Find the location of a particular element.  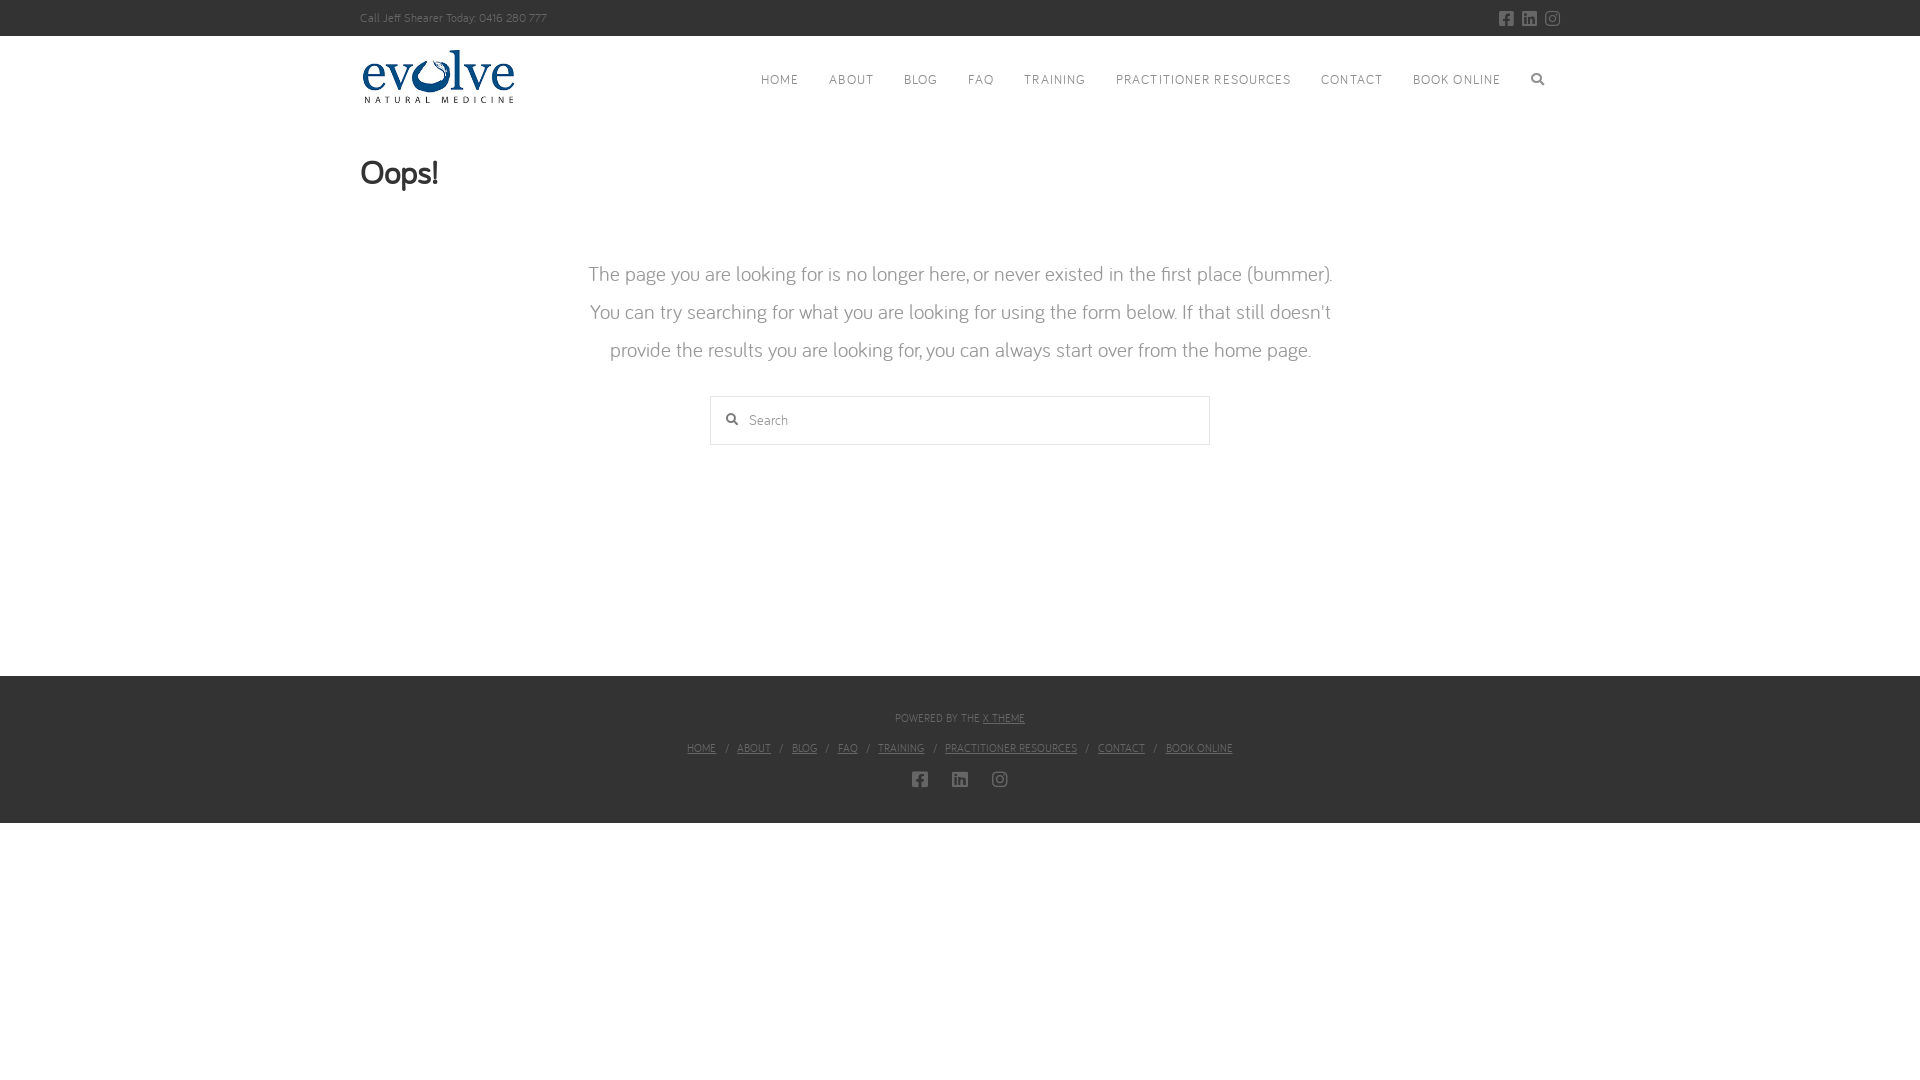

'Instagram' is located at coordinates (999, 778).